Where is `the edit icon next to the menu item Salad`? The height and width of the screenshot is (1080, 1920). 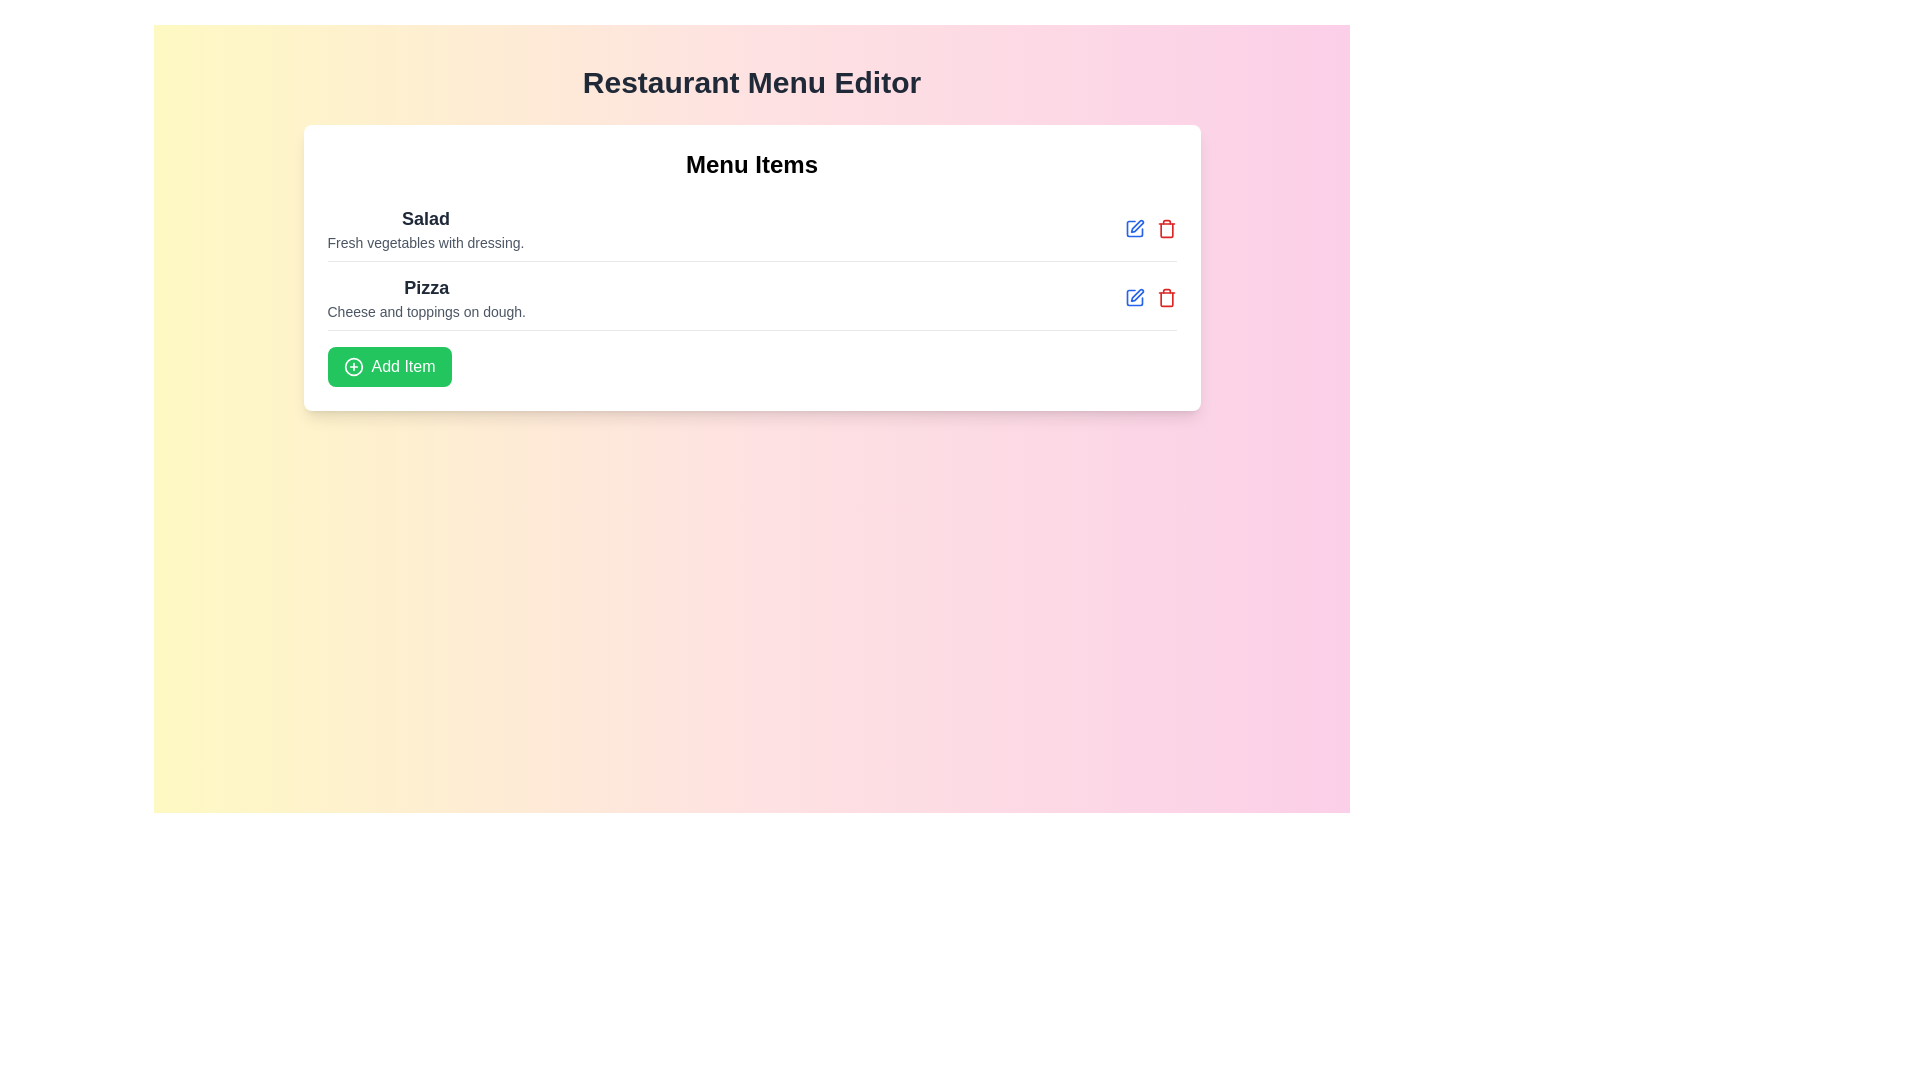
the edit icon next to the menu item Salad is located at coordinates (1134, 227).